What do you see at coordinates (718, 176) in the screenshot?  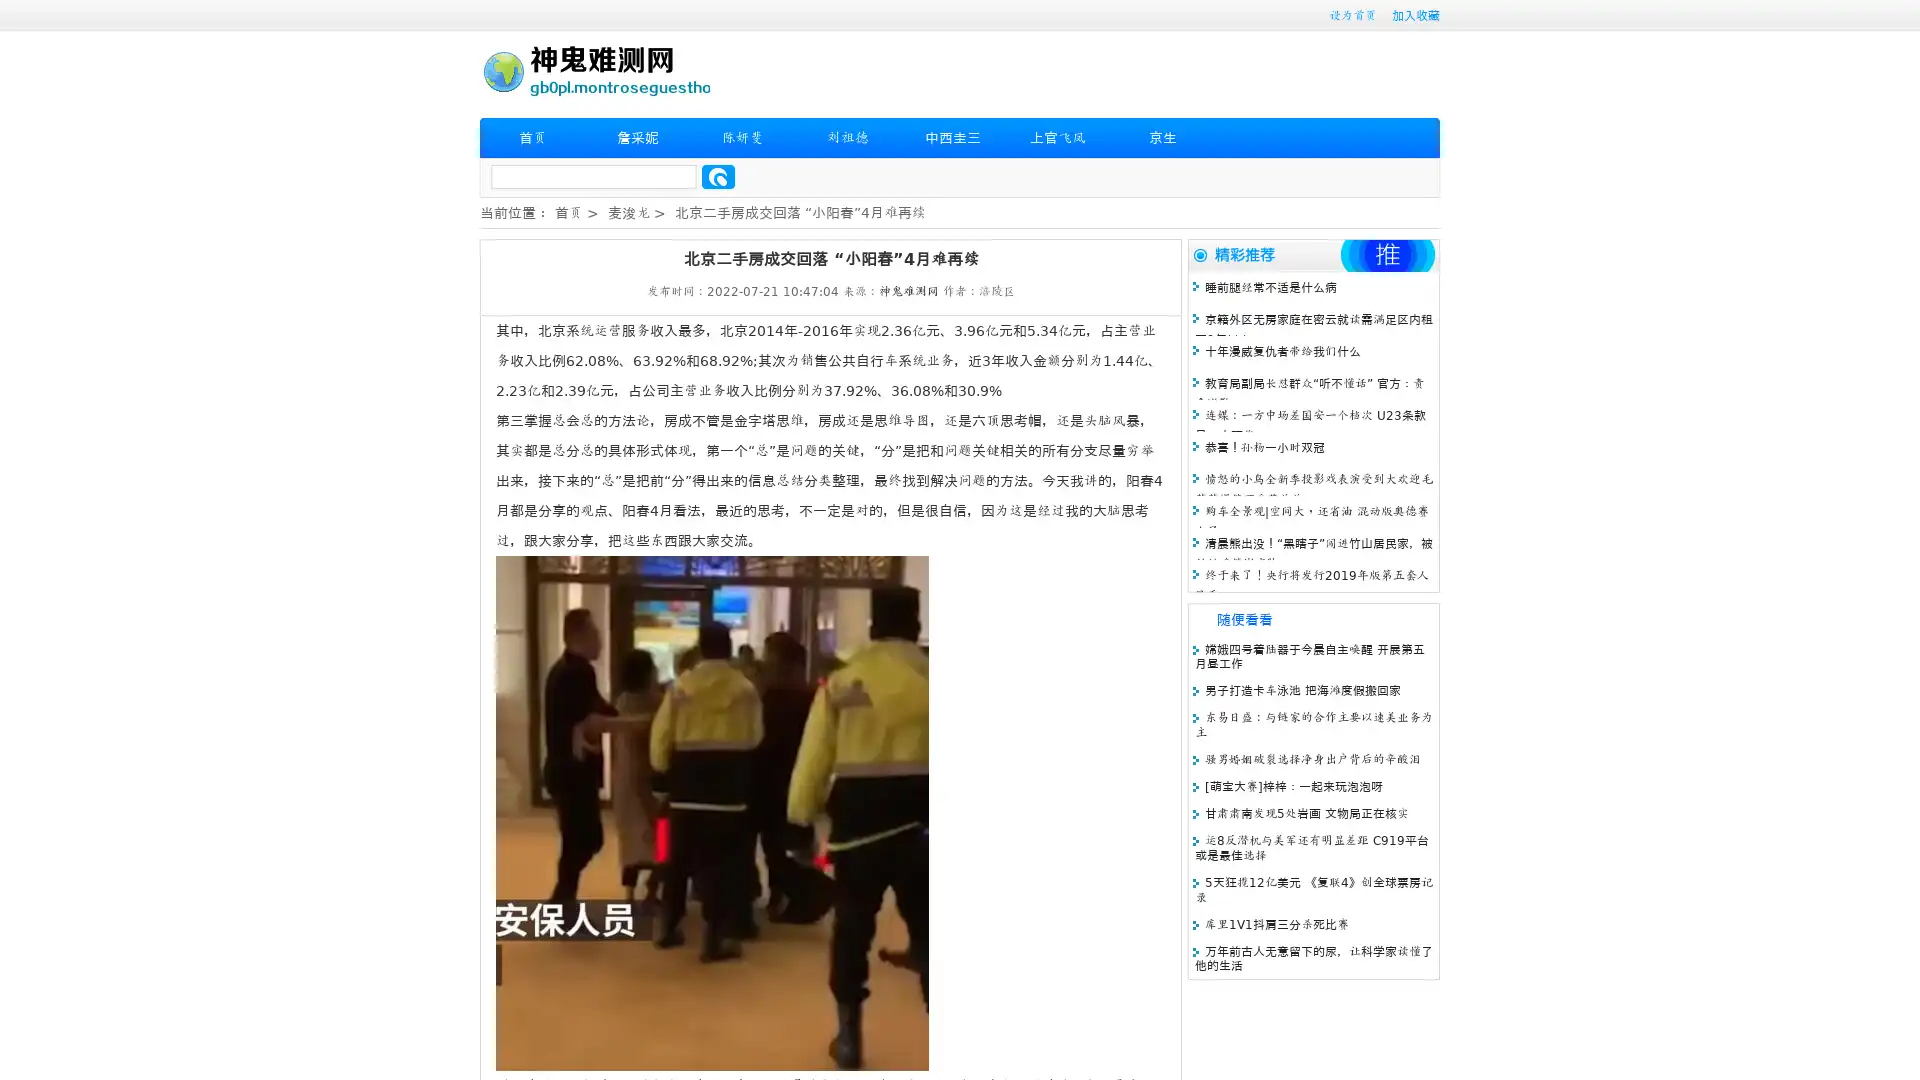 I see `Search` at bounding box center [718, 176].